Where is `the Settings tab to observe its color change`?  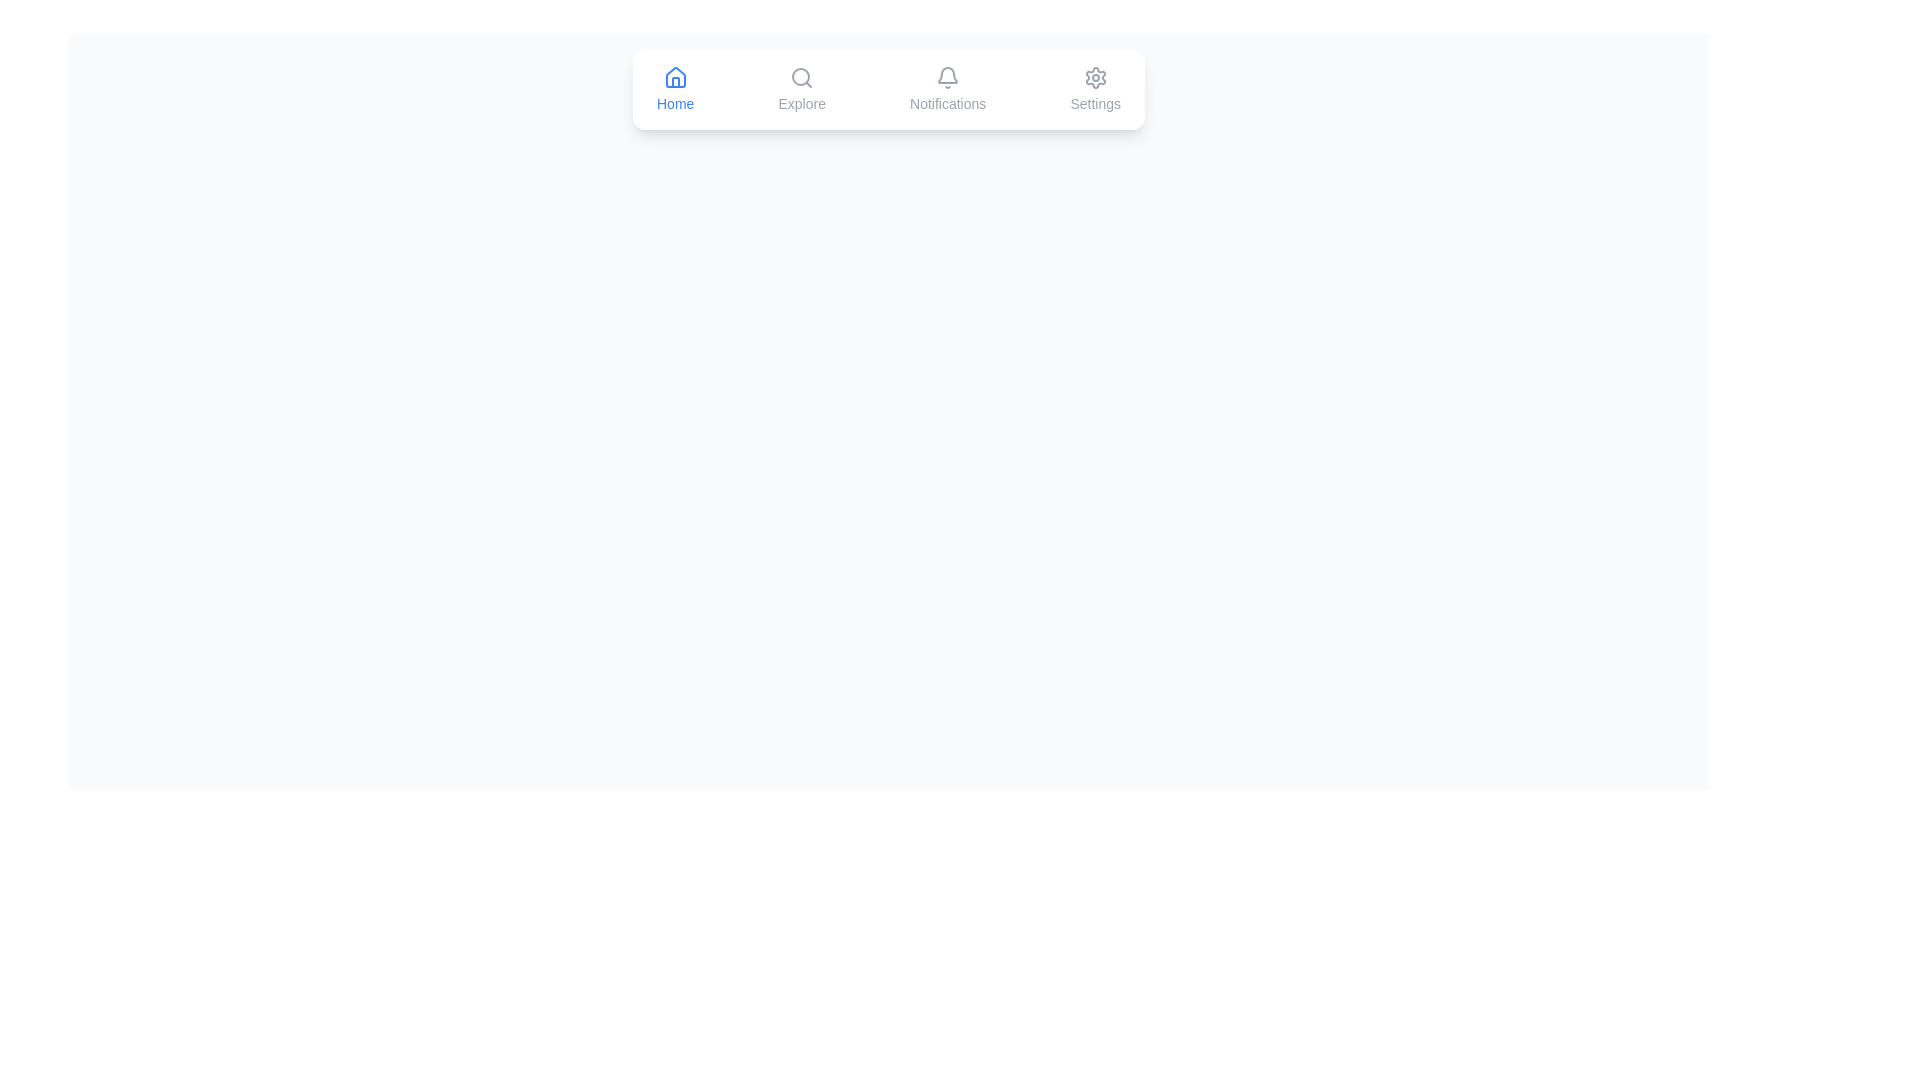 the Settings tab to observe its color change is located at coordinates (1094, 88).